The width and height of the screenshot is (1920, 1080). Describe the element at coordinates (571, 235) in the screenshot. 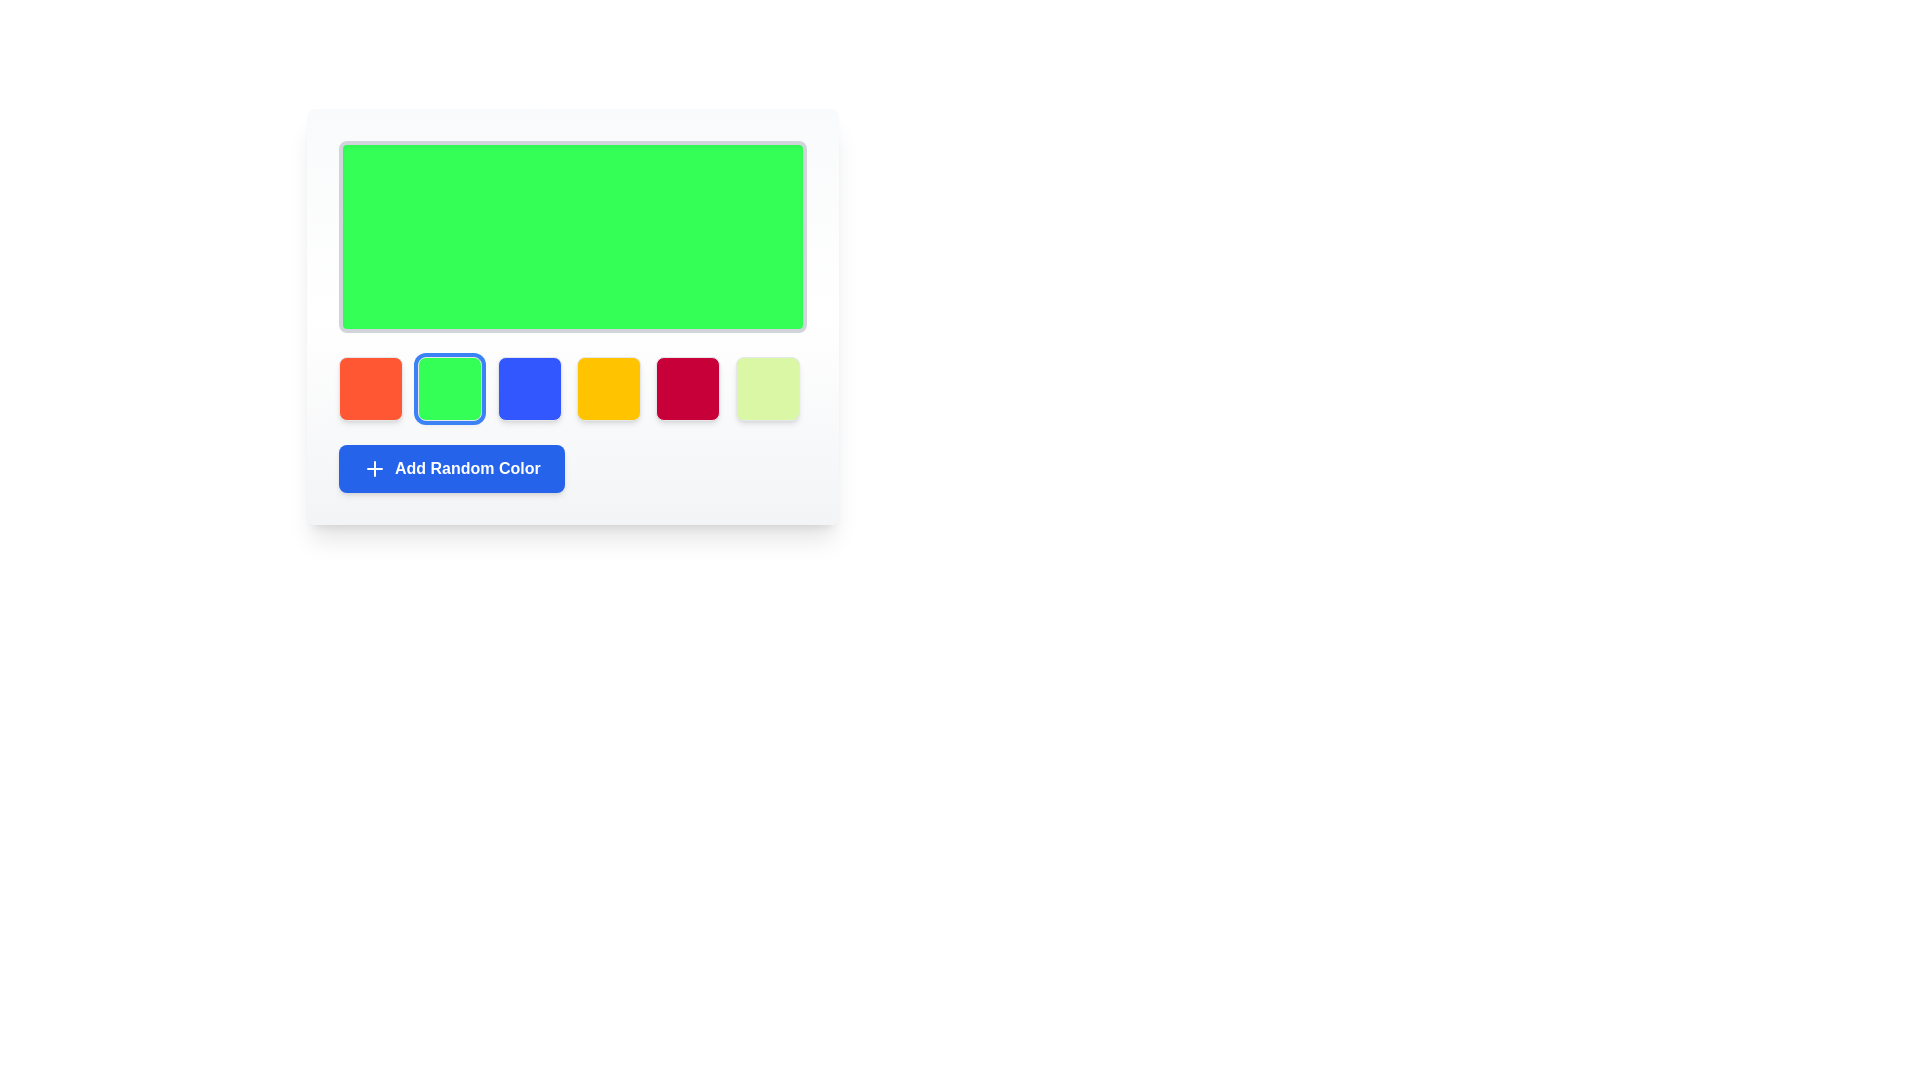

I see `the large green rectangle display area with rounded corners, which is the top-most component above a grid of colorful squares` at that location.